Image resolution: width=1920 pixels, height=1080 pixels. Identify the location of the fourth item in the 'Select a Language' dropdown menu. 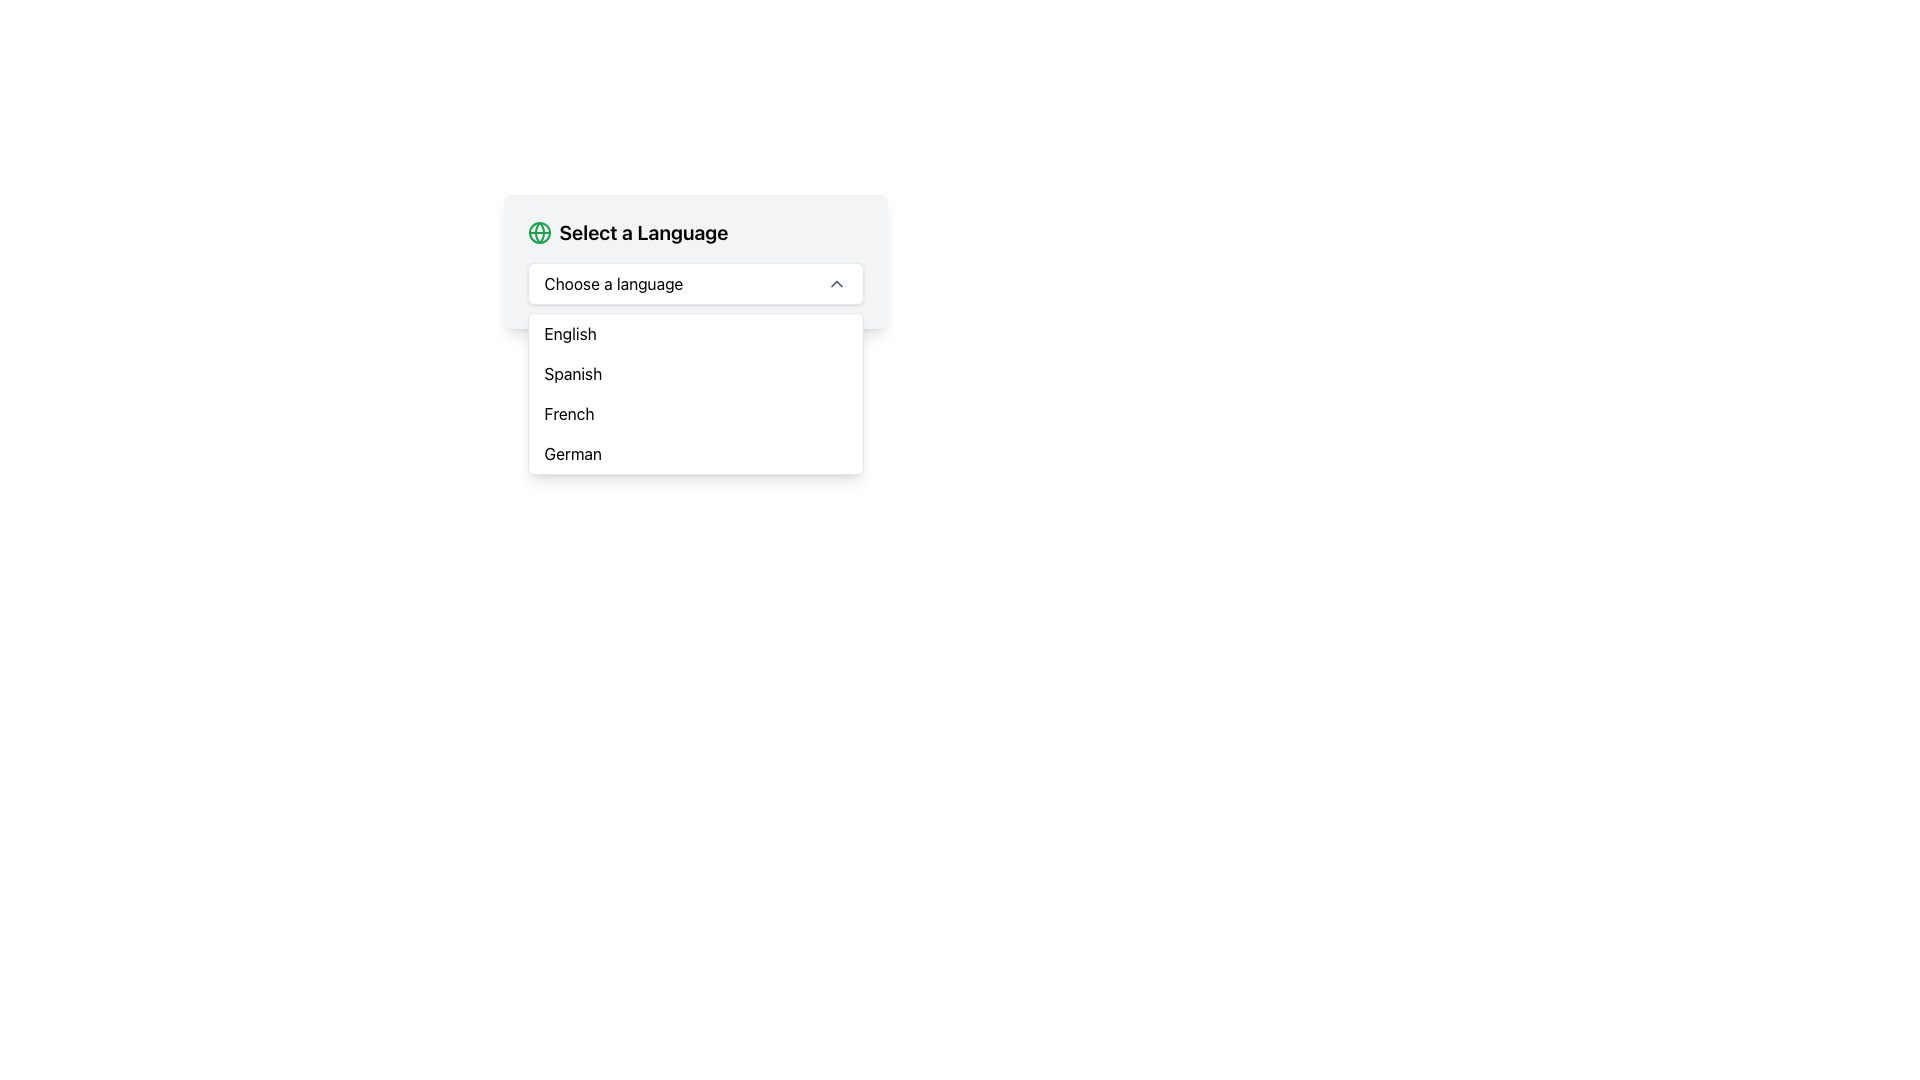
(695, 454).